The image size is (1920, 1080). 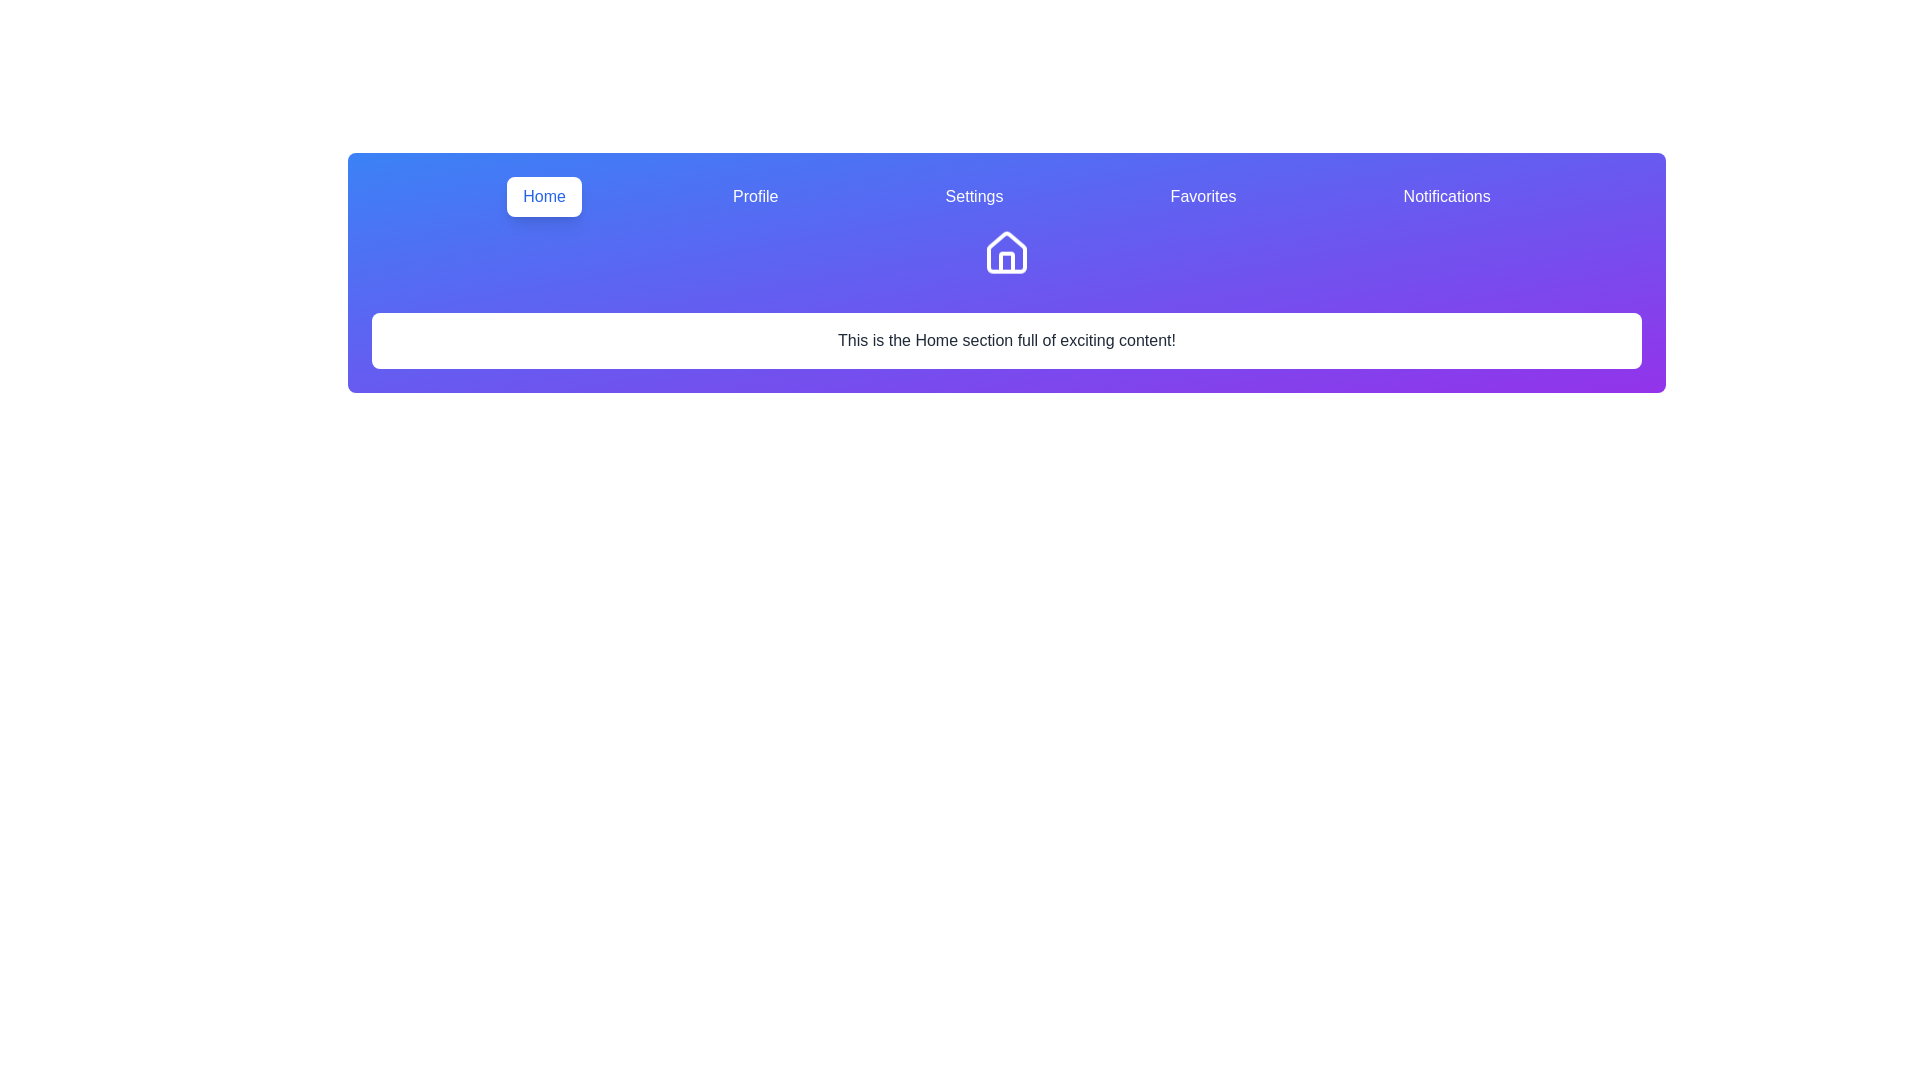 What do you see at coordinates (1007, 264) in the screenshot?
I see `the house icon with a white outline on a gradient background to trigger its animation effect` at bounding box center [1007, 264].